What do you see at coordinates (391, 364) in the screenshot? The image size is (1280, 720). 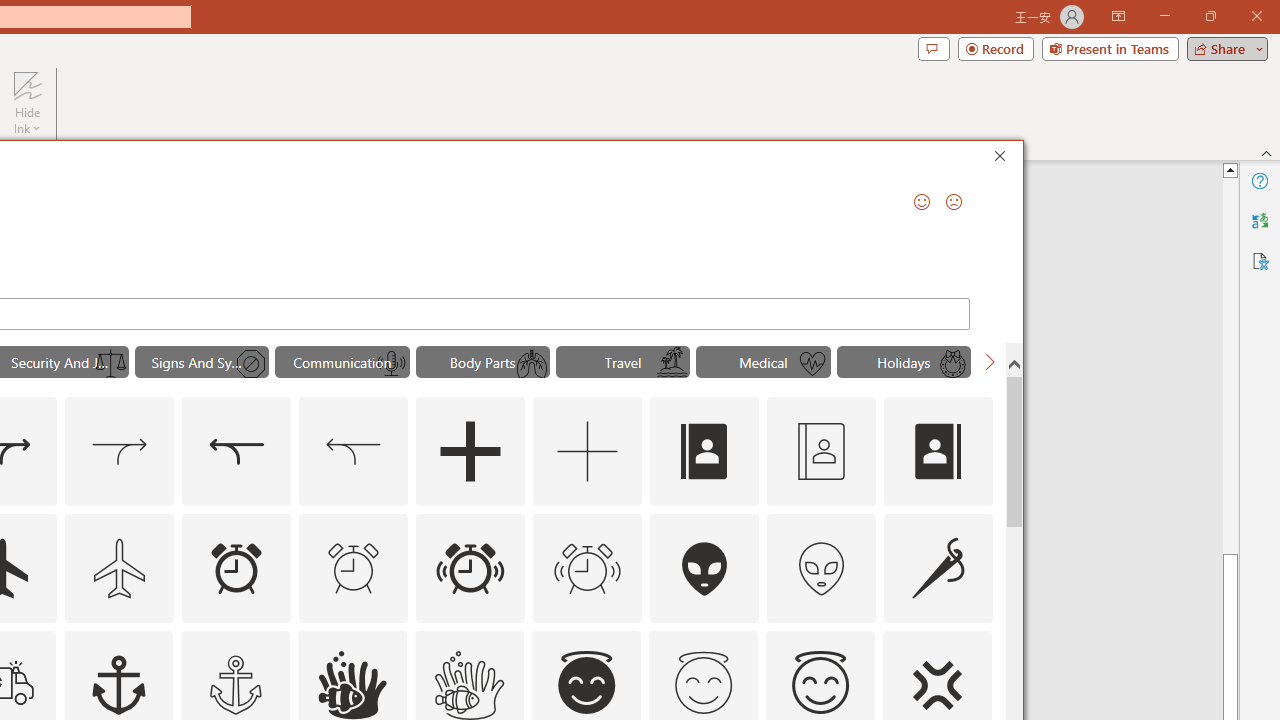 I see `'AutomationID: Icons_Podcast_M'` at bounding box center [391, 364].